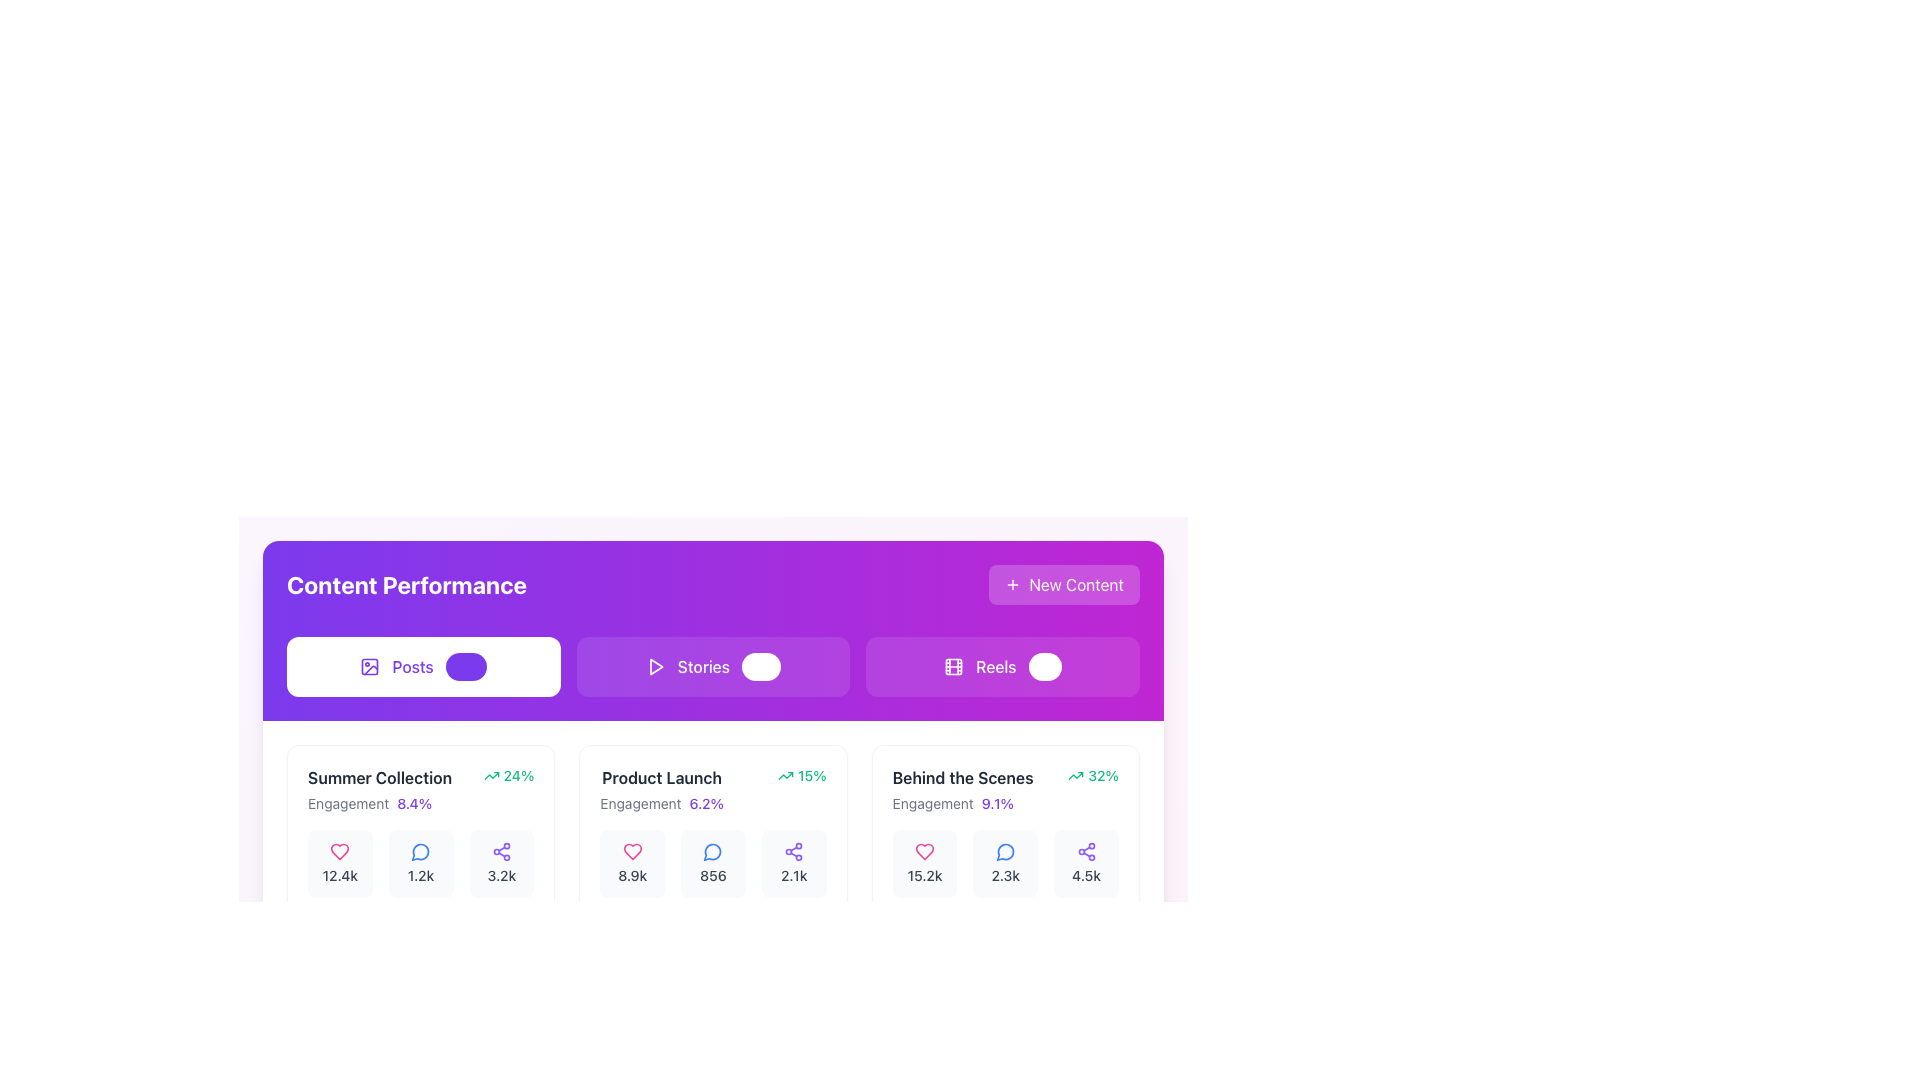 The height and width of the screenshot is (1080, 1920). I want to click on value displayed in the Text Display that shows the count of likes for the 'Behind the Scenes' section, located within a light gray rounded background box underneath a pink heart icon, so click(924, 874).